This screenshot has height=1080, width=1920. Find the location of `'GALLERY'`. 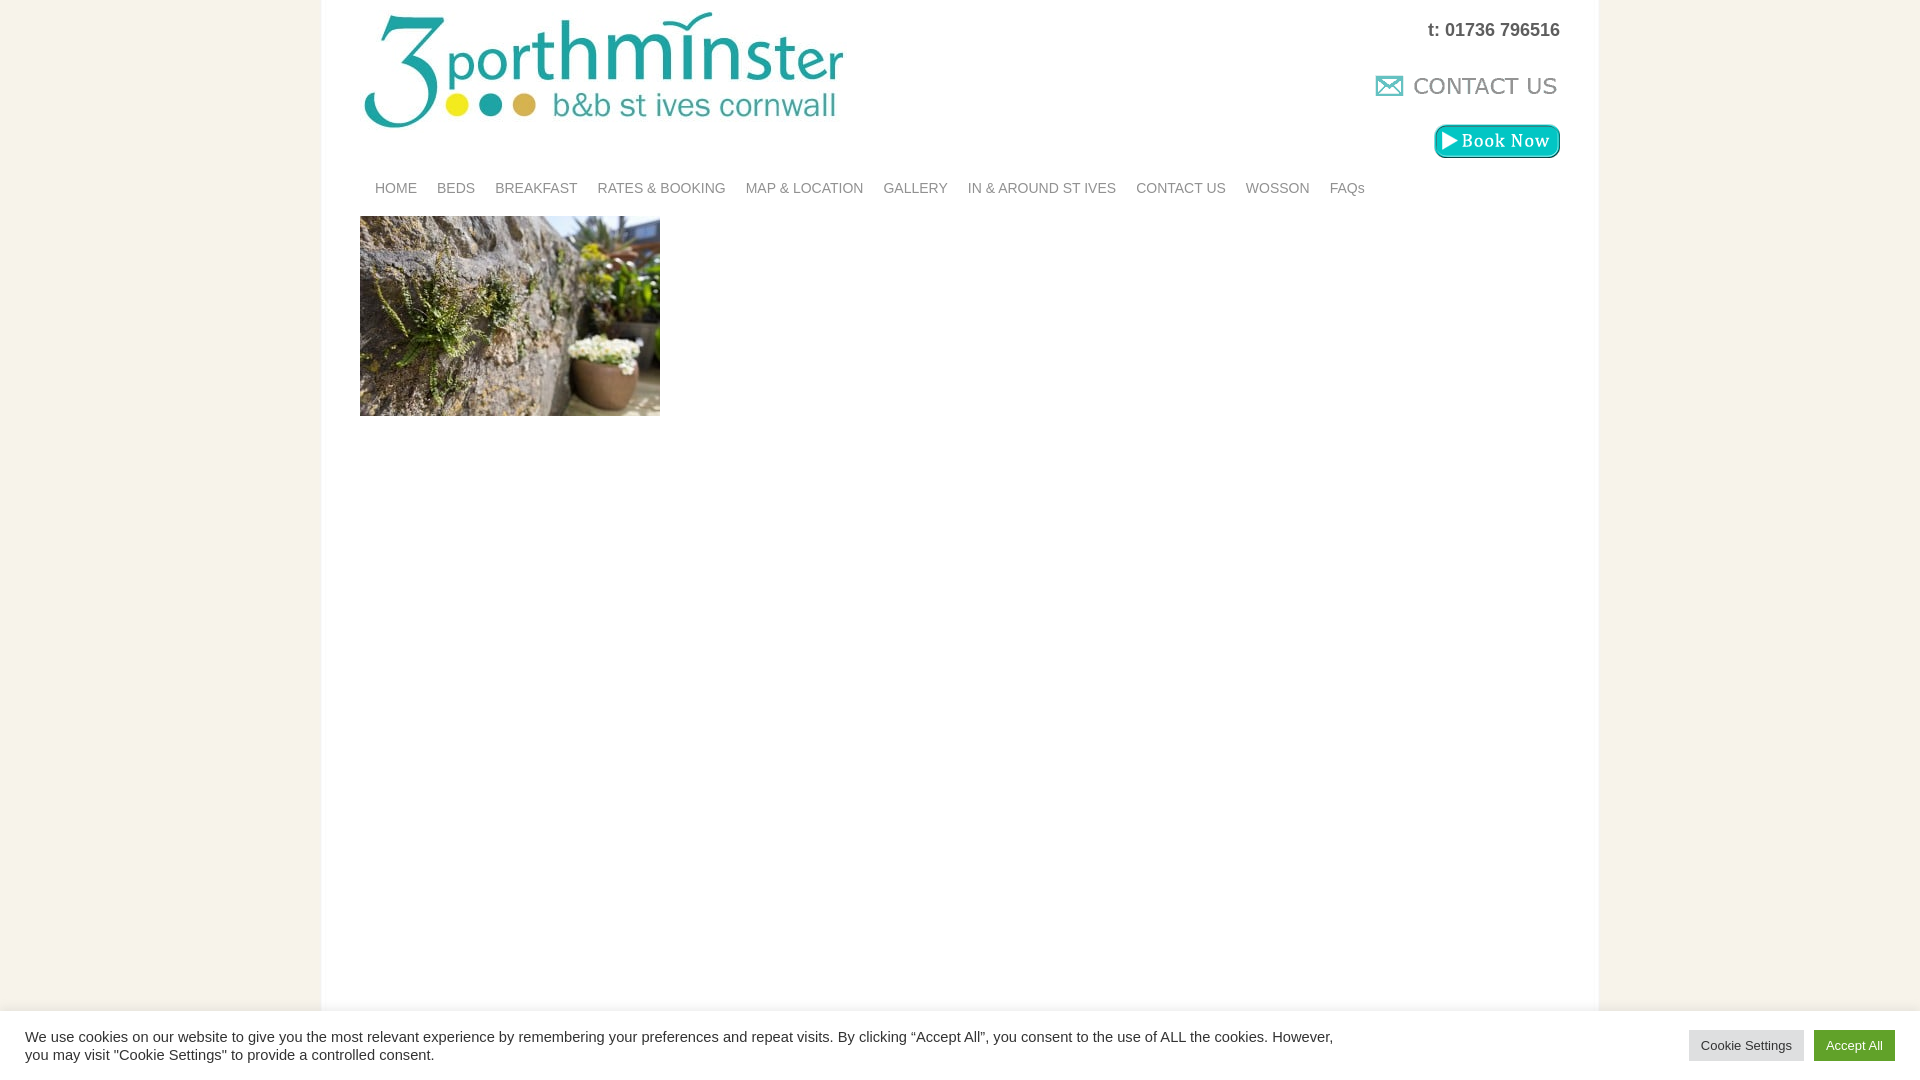

'GALLERY' is located at coordinates (914, 188).